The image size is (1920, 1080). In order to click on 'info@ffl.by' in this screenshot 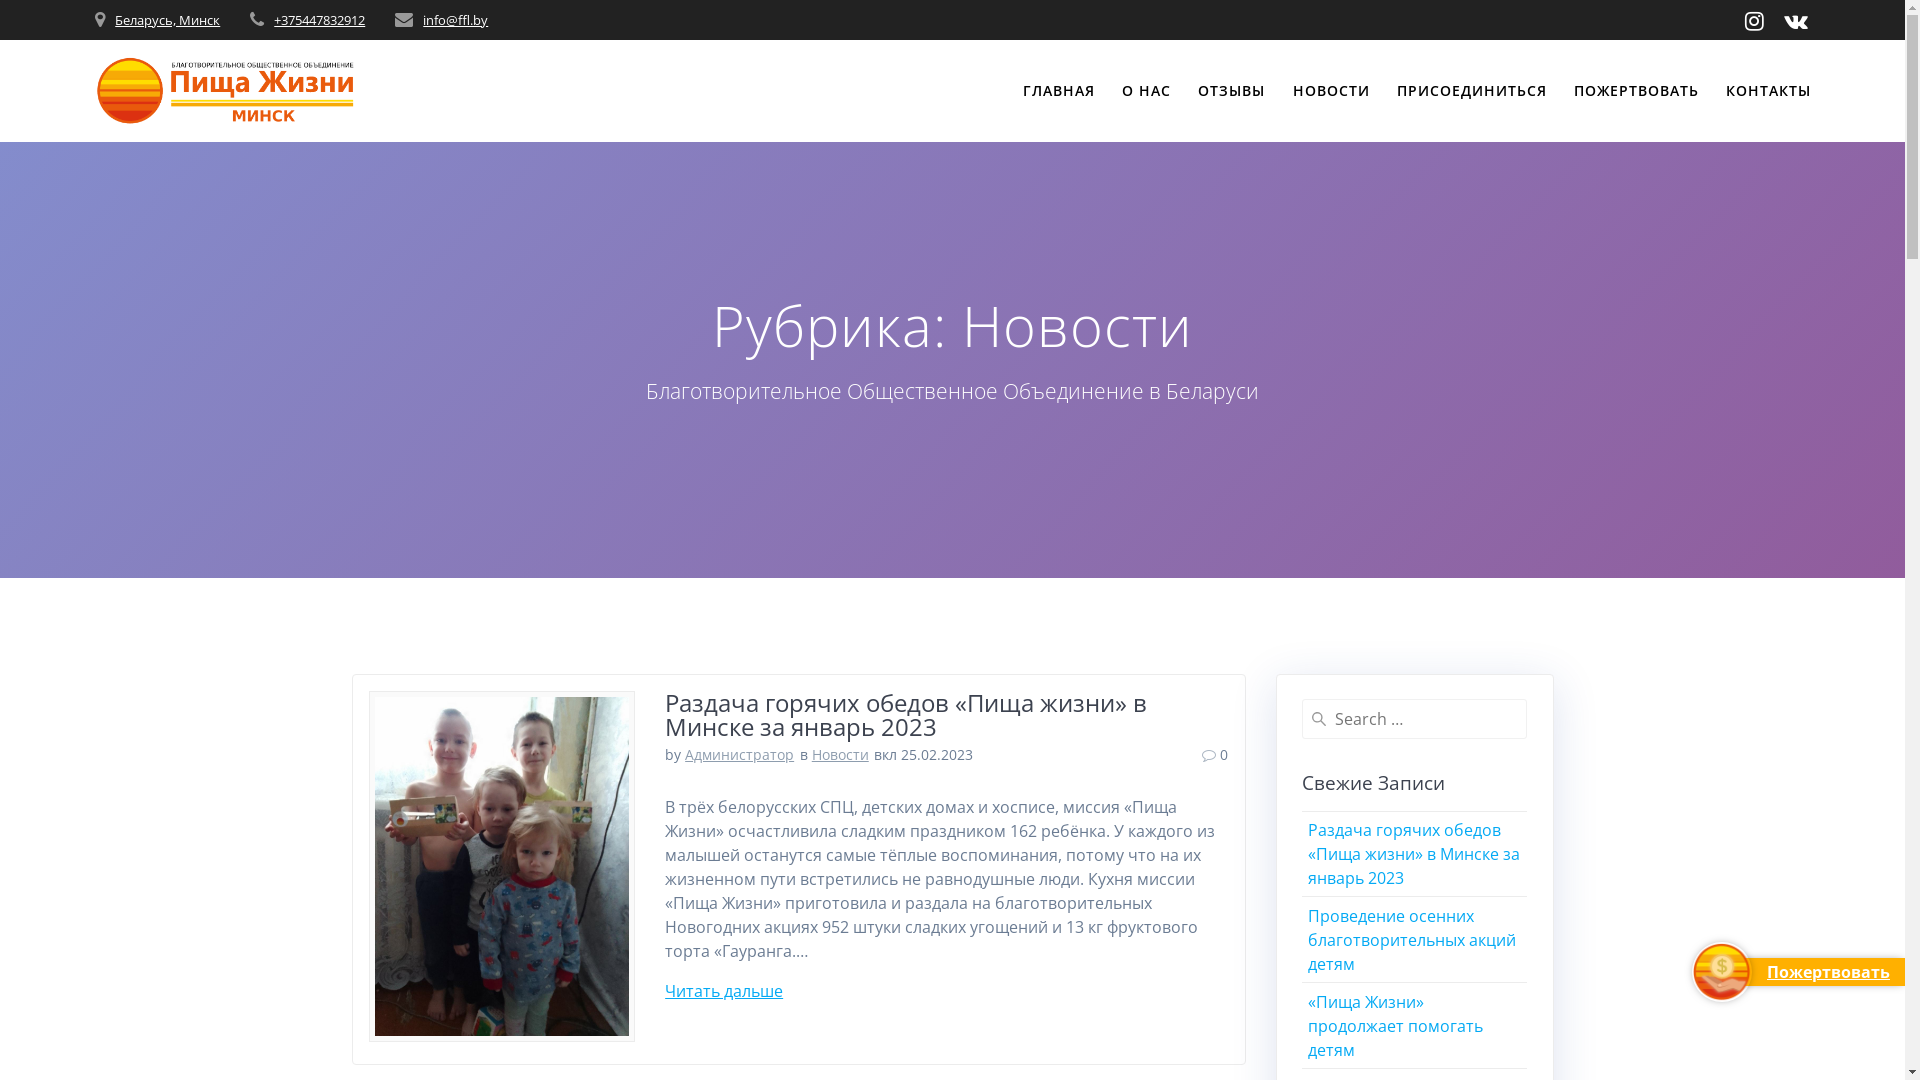, I will do `click(421, 19)`.